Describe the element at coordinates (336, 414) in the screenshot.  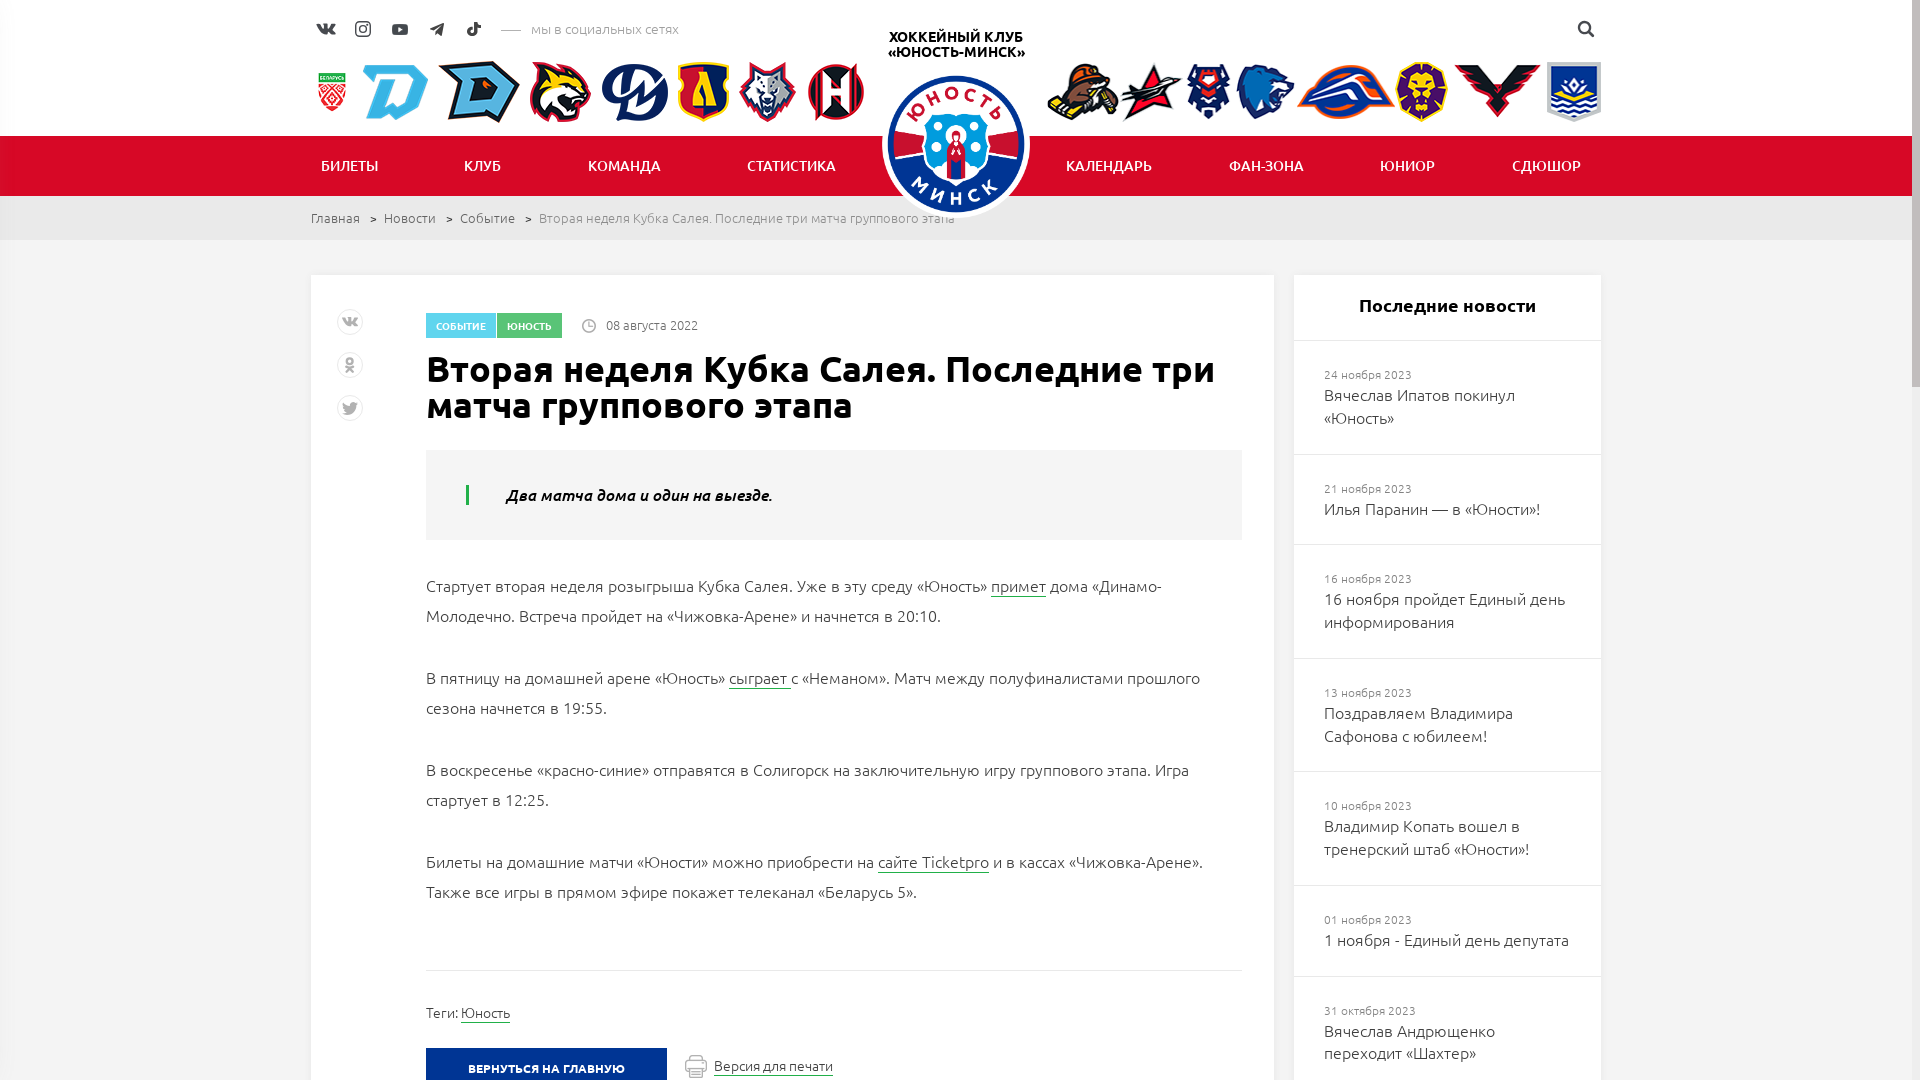
I see `'Twitter'` at that location.